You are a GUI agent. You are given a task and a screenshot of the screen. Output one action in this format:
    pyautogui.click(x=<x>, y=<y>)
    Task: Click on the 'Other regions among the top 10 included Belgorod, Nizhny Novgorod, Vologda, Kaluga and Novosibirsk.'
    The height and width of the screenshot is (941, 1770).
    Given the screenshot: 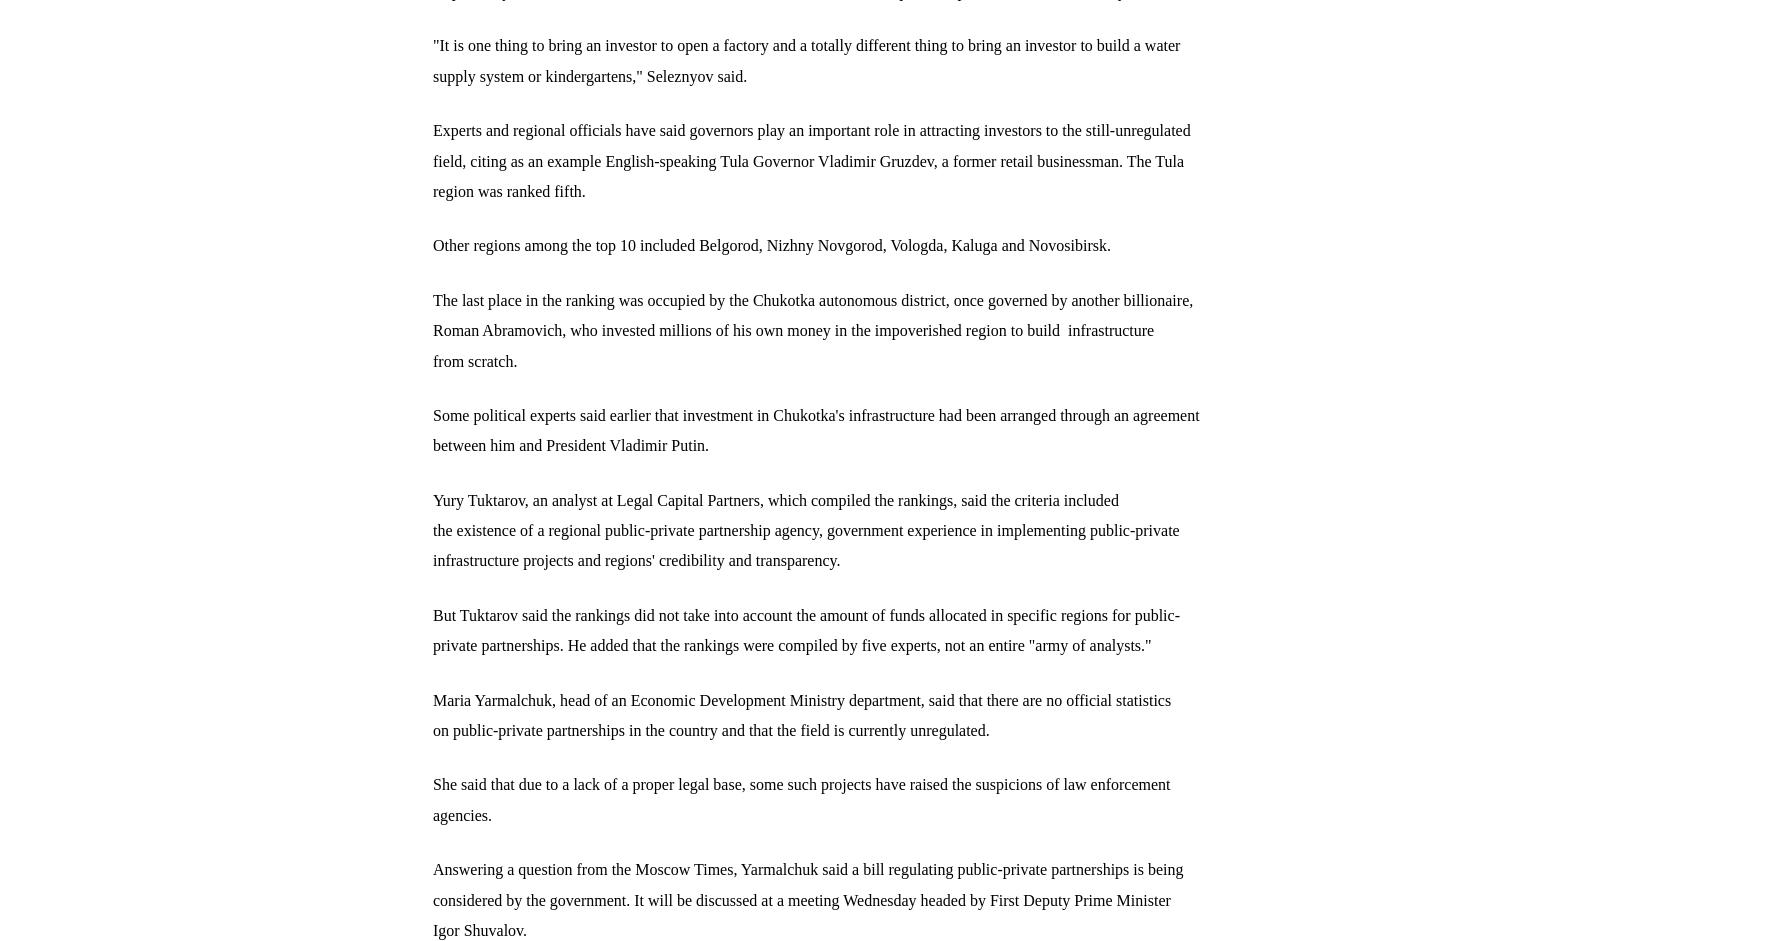 What is the action you would take?
    pyautogui.click(x=771, y=244)
    